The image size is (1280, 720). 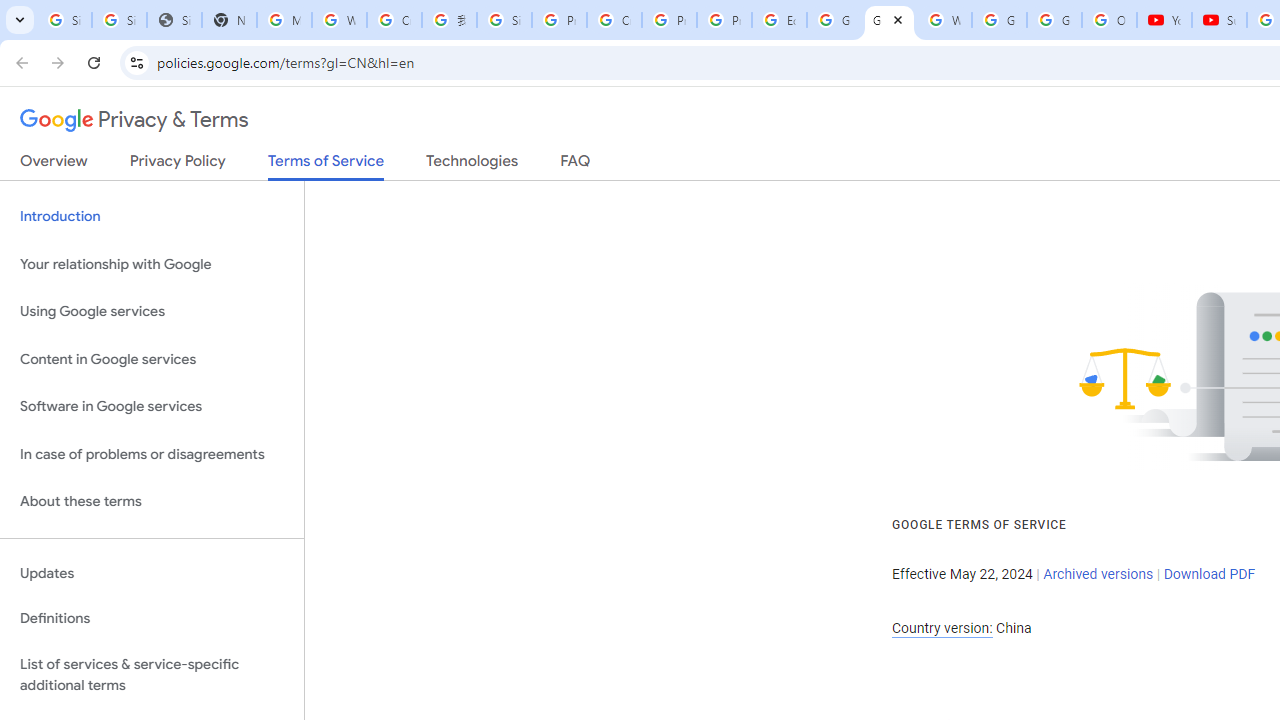 I want to click on 'In case of problems or disagreements', so click(x=151, y=454).